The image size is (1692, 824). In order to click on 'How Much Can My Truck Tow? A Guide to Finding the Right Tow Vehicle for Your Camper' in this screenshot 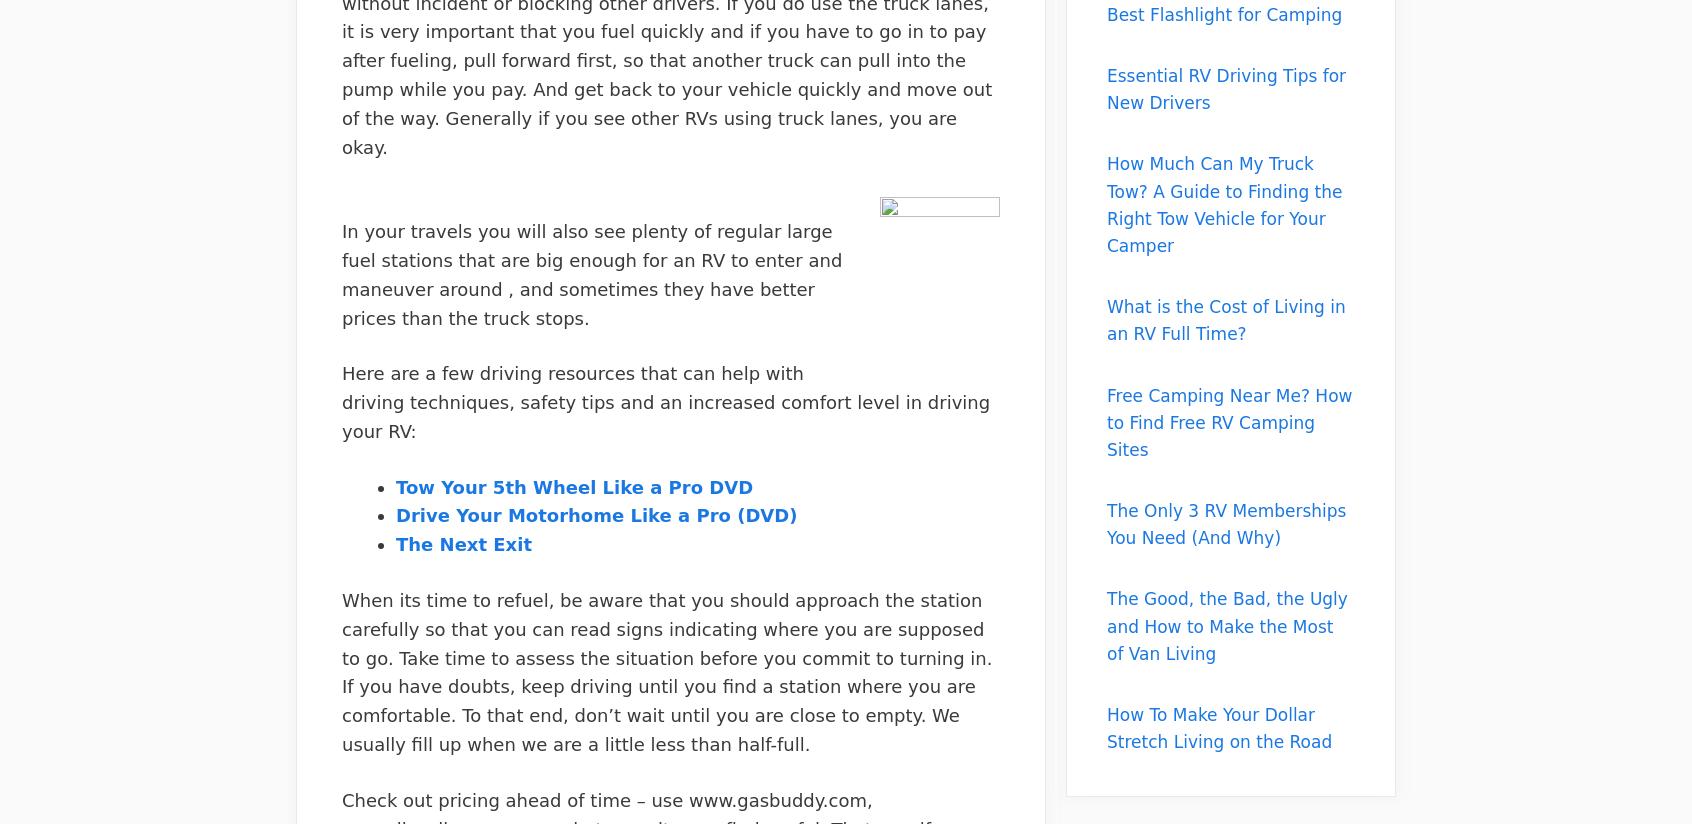, I will do `click(1107, 204)`.